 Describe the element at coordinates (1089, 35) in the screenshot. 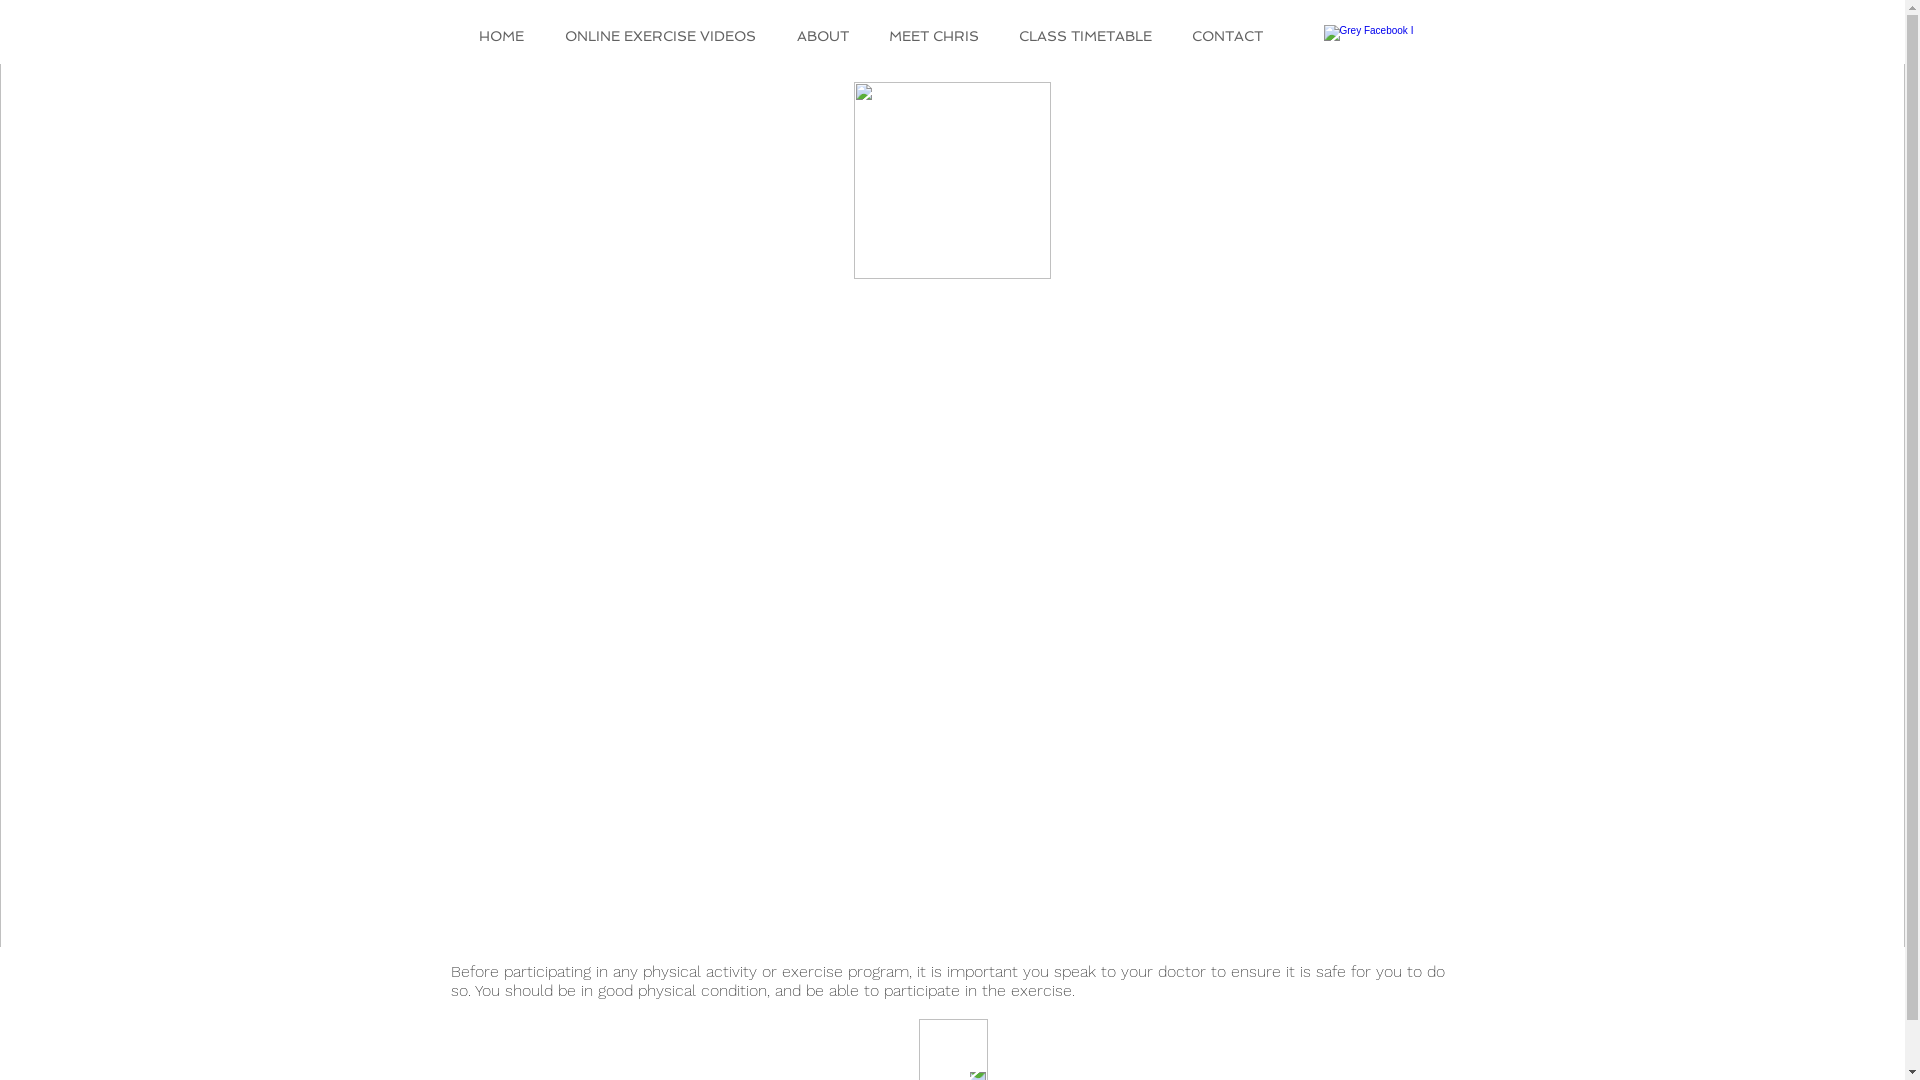

I see `'CLASS TIMETABLE'` at that location.